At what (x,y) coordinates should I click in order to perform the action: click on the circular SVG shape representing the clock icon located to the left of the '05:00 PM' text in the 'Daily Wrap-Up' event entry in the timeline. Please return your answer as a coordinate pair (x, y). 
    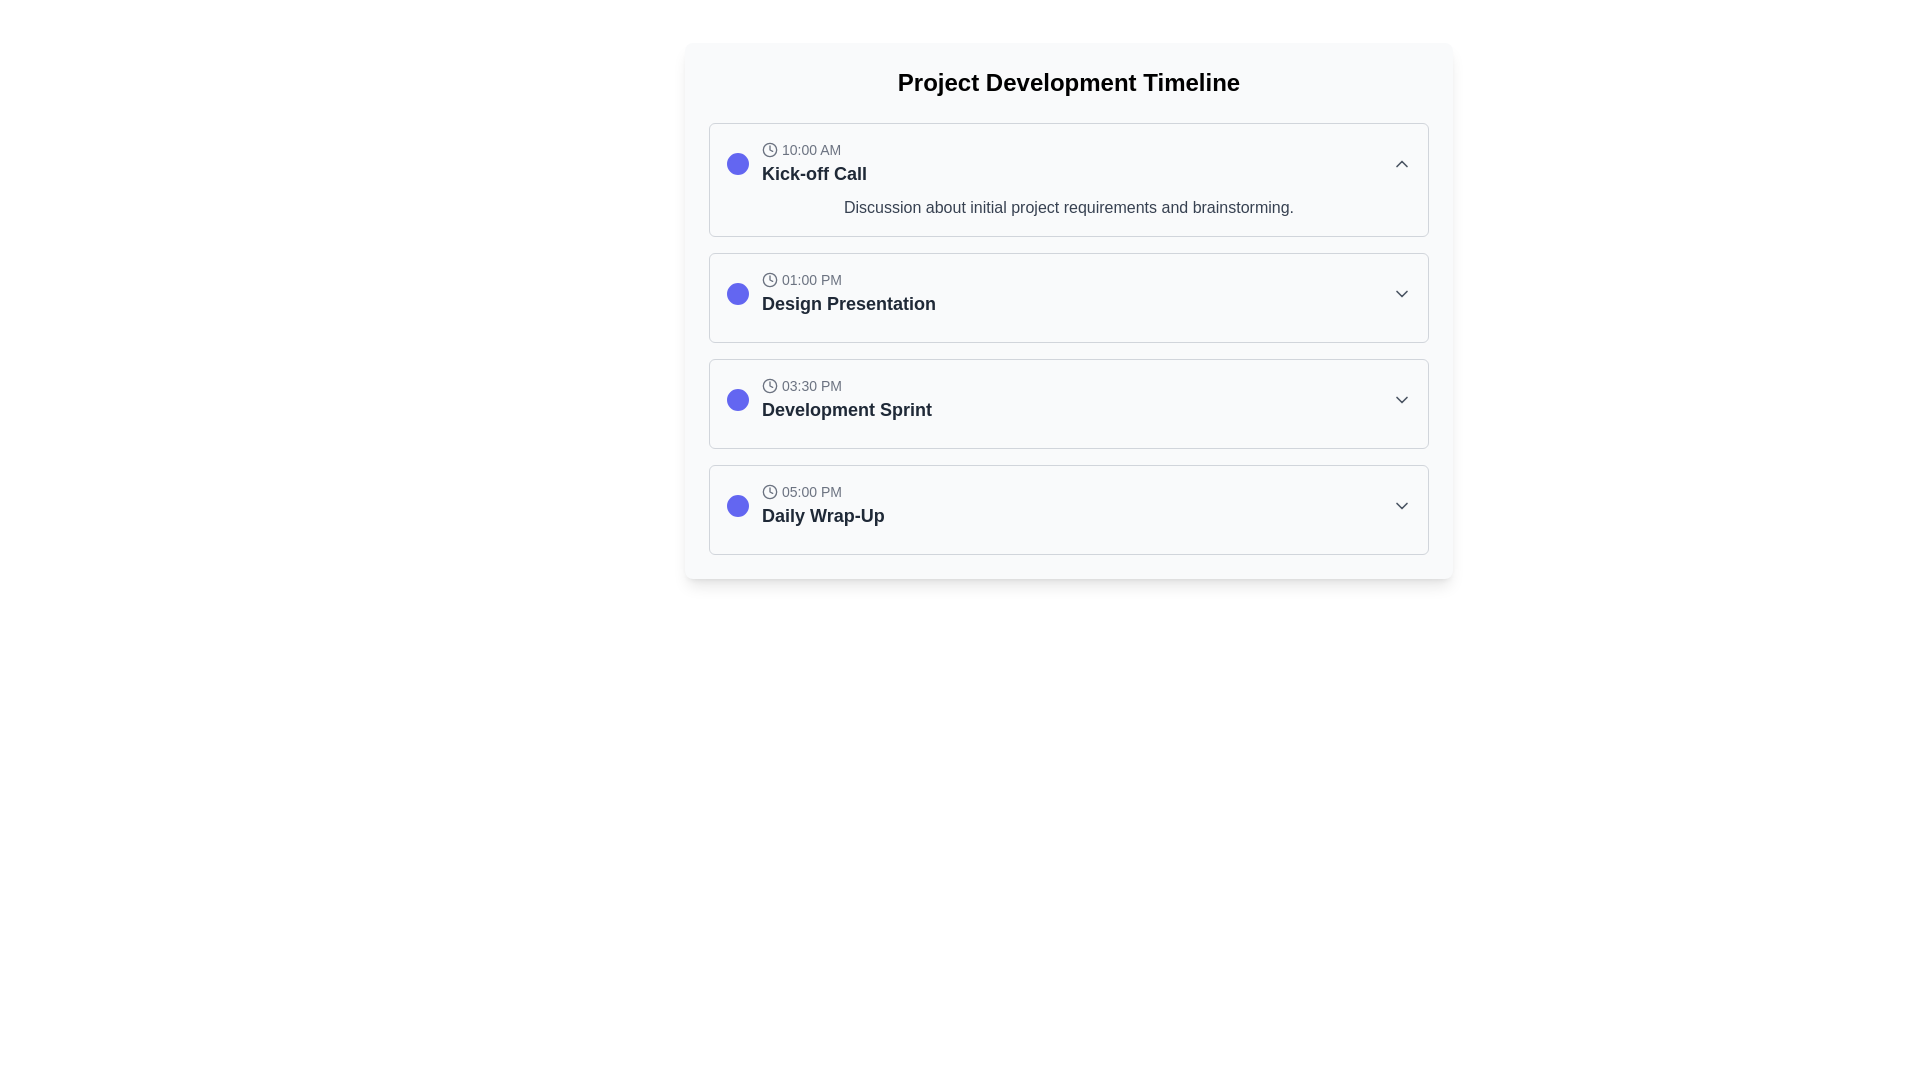
    Looking at the image, I should click on (768, 492).